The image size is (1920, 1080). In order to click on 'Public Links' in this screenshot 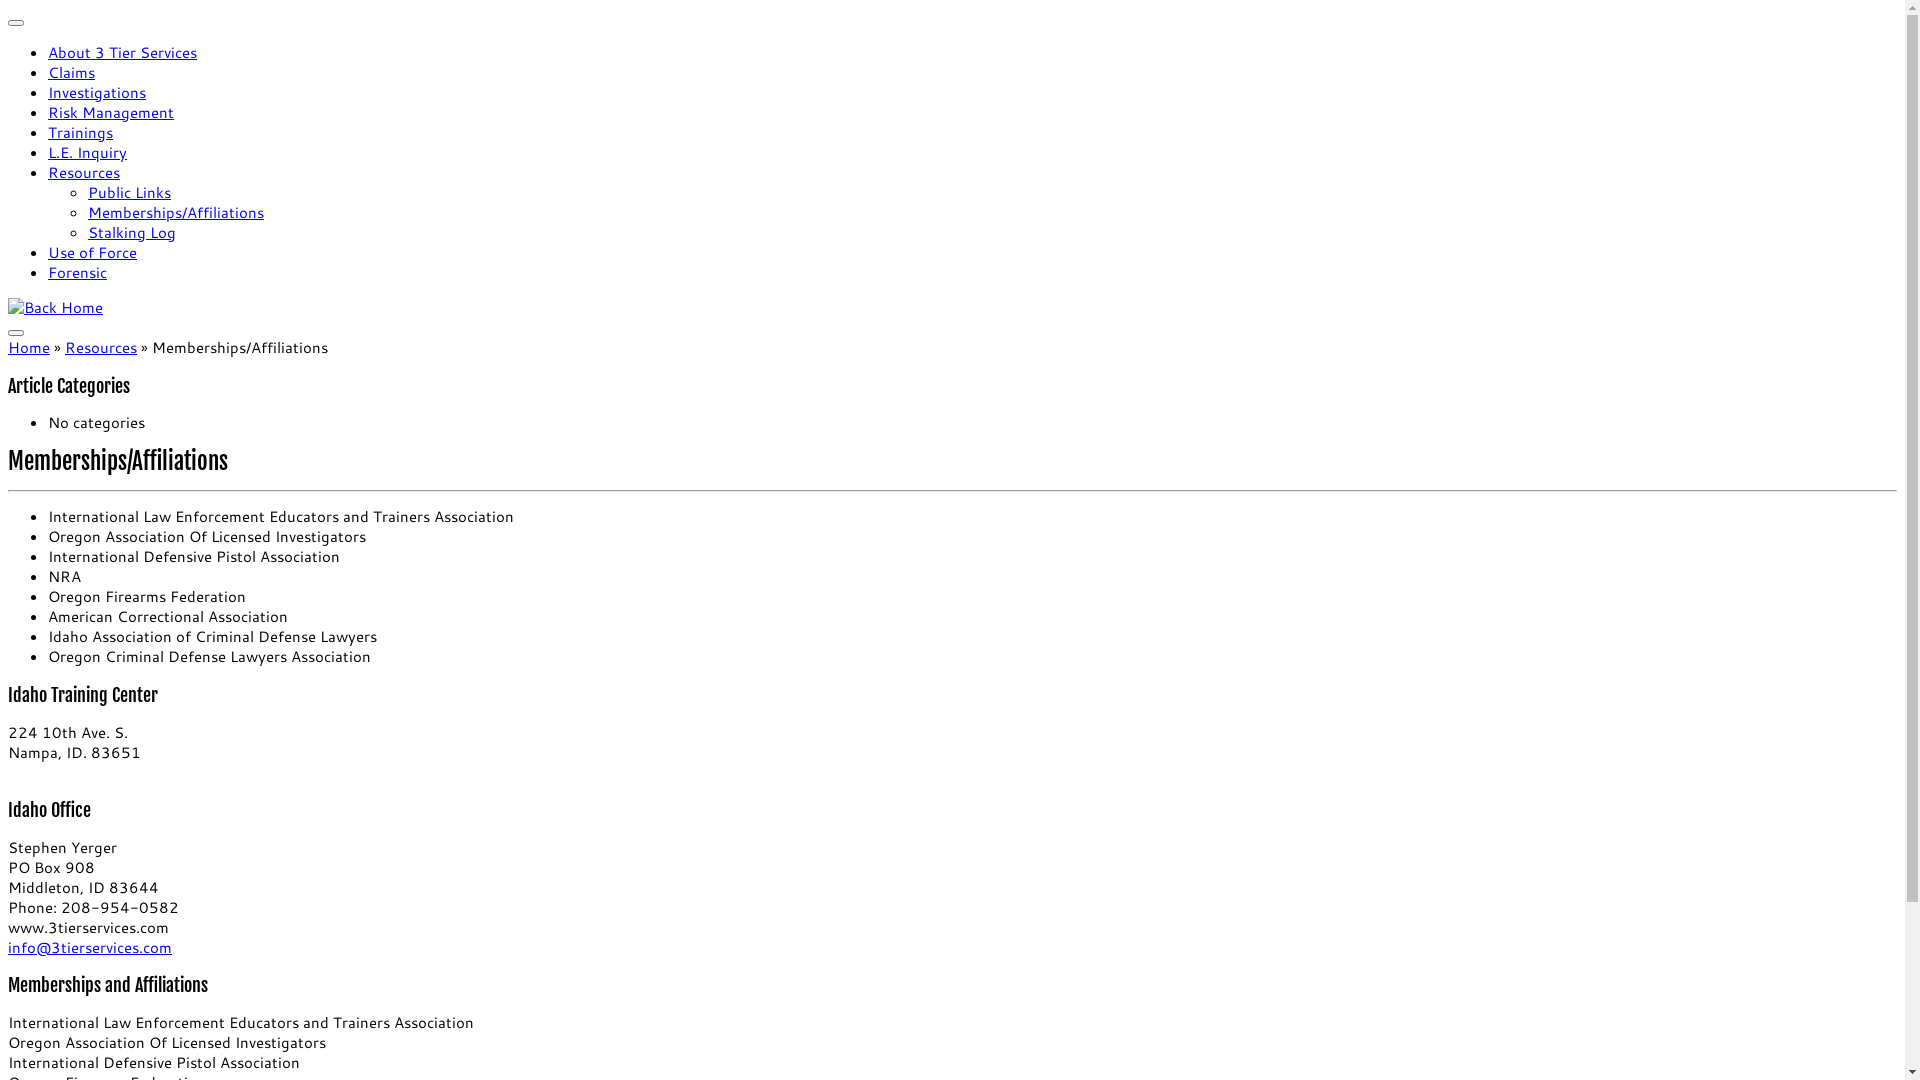, I will do `click(128, 192)`.